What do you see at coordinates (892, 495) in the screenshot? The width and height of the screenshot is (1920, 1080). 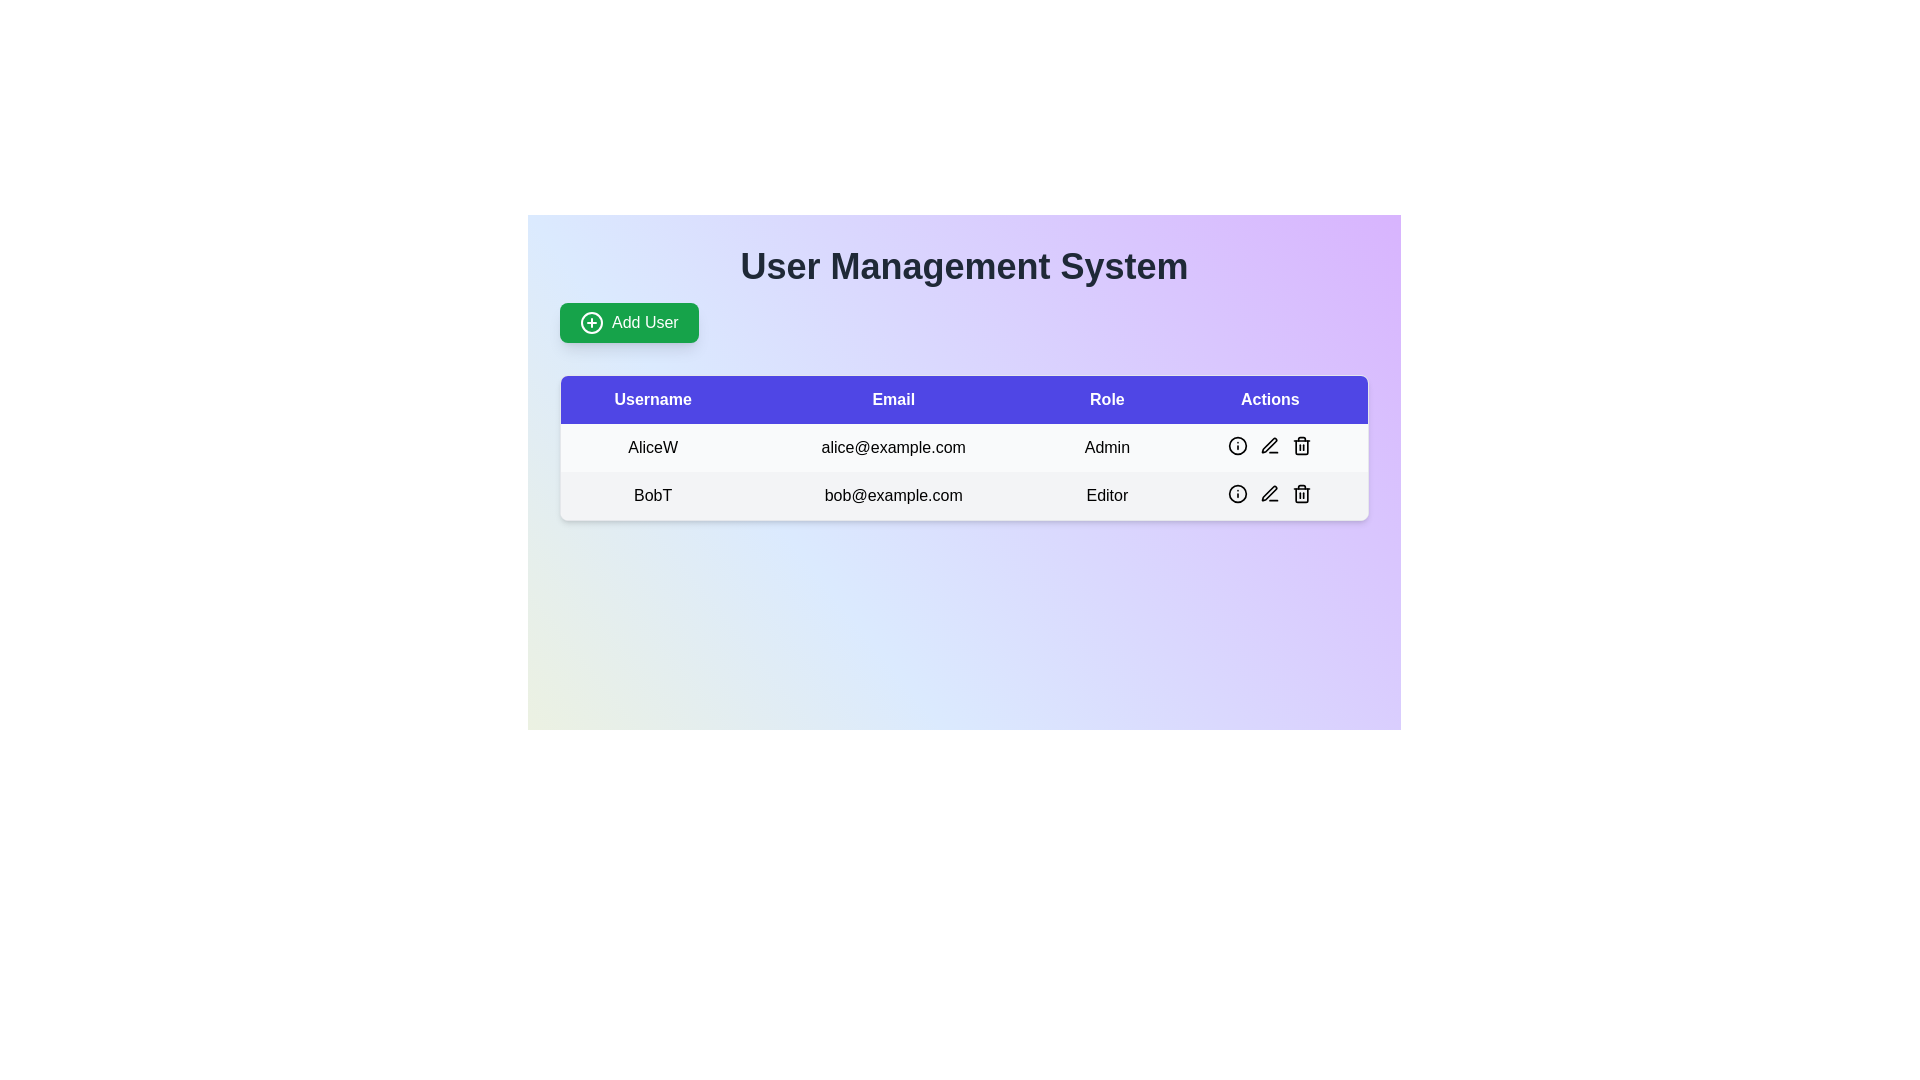 I see `email address text label displaying 'bob@example.com', which is centrally aligned in a grey background within the Email column of the table under the second row corresponding to the 'BobT' entry` at bounding box center [892, 495].